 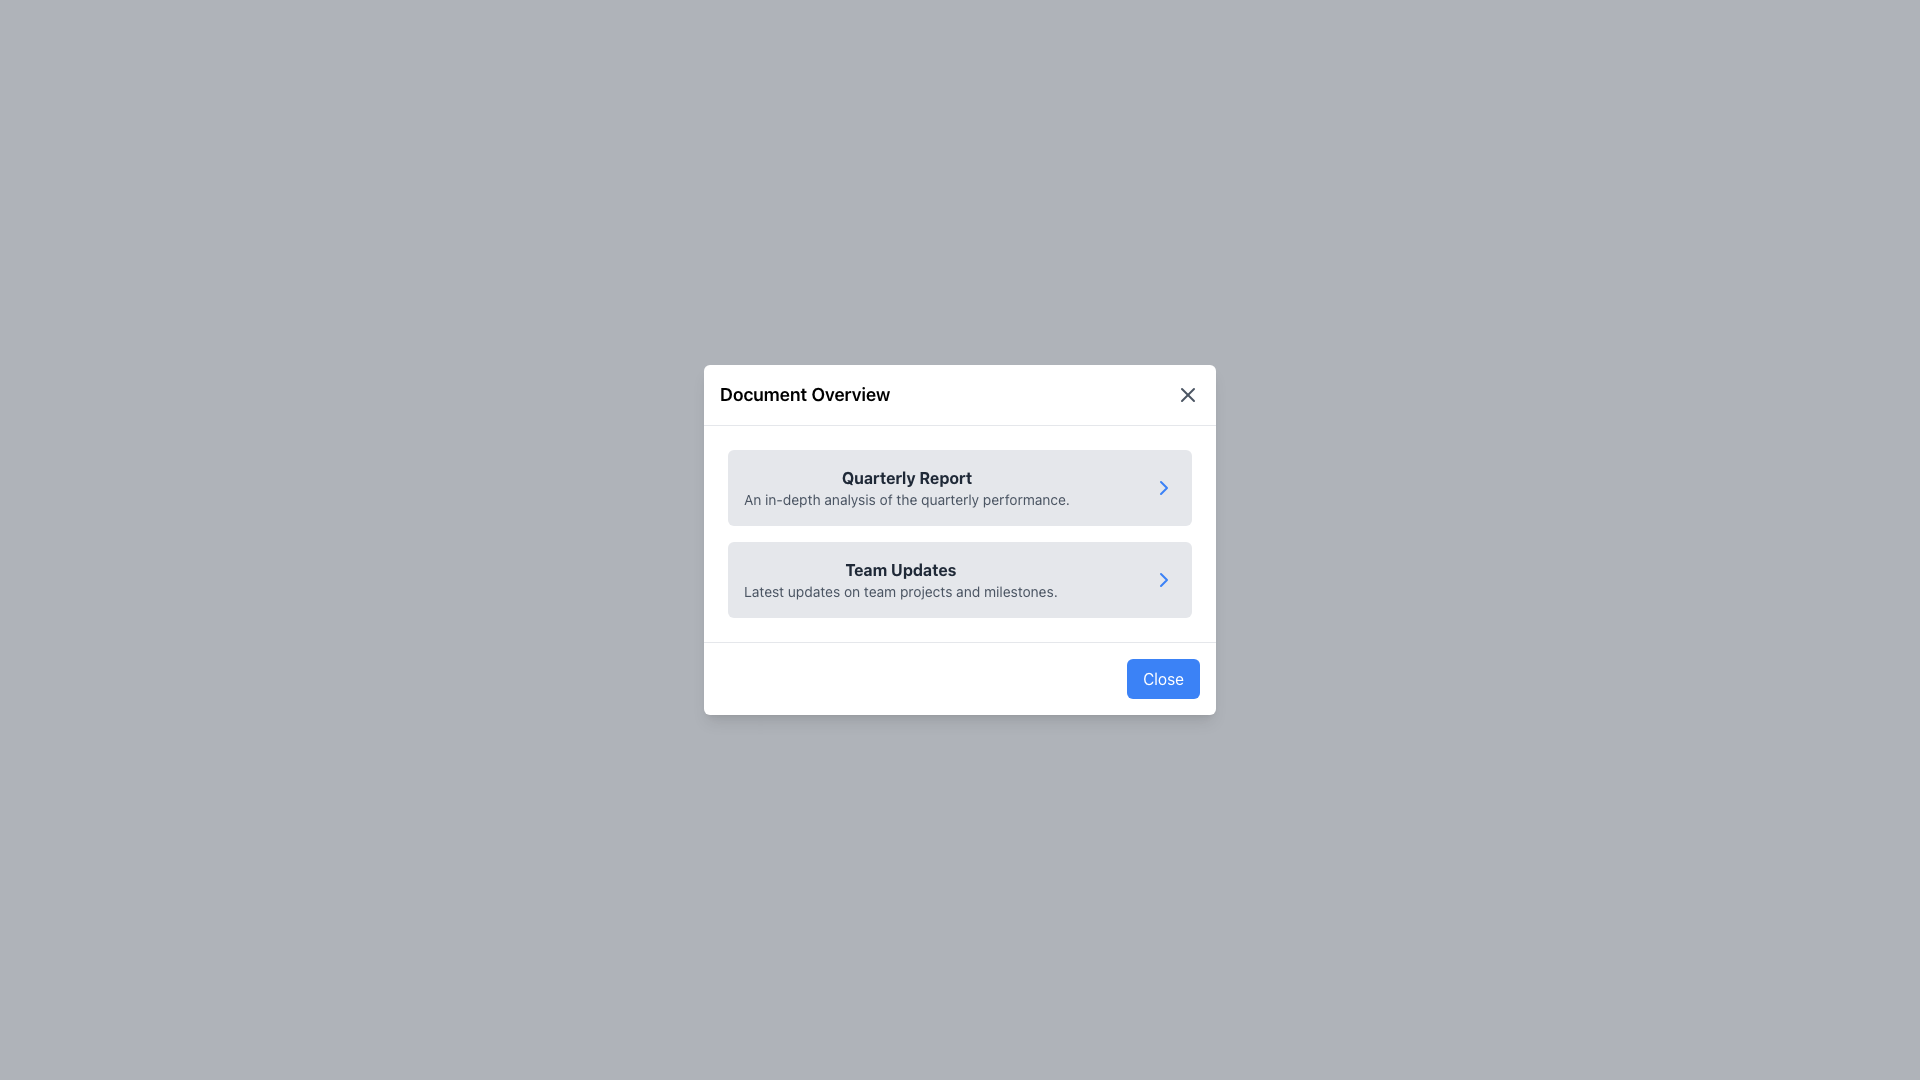 What do you see at coordinates (899, 590) in the screenshot?
I see `text from the Text Label located directly below the 'Team Updates' heading, which is styled with a smaller font size and gray color` at bounding box center [899, 590].